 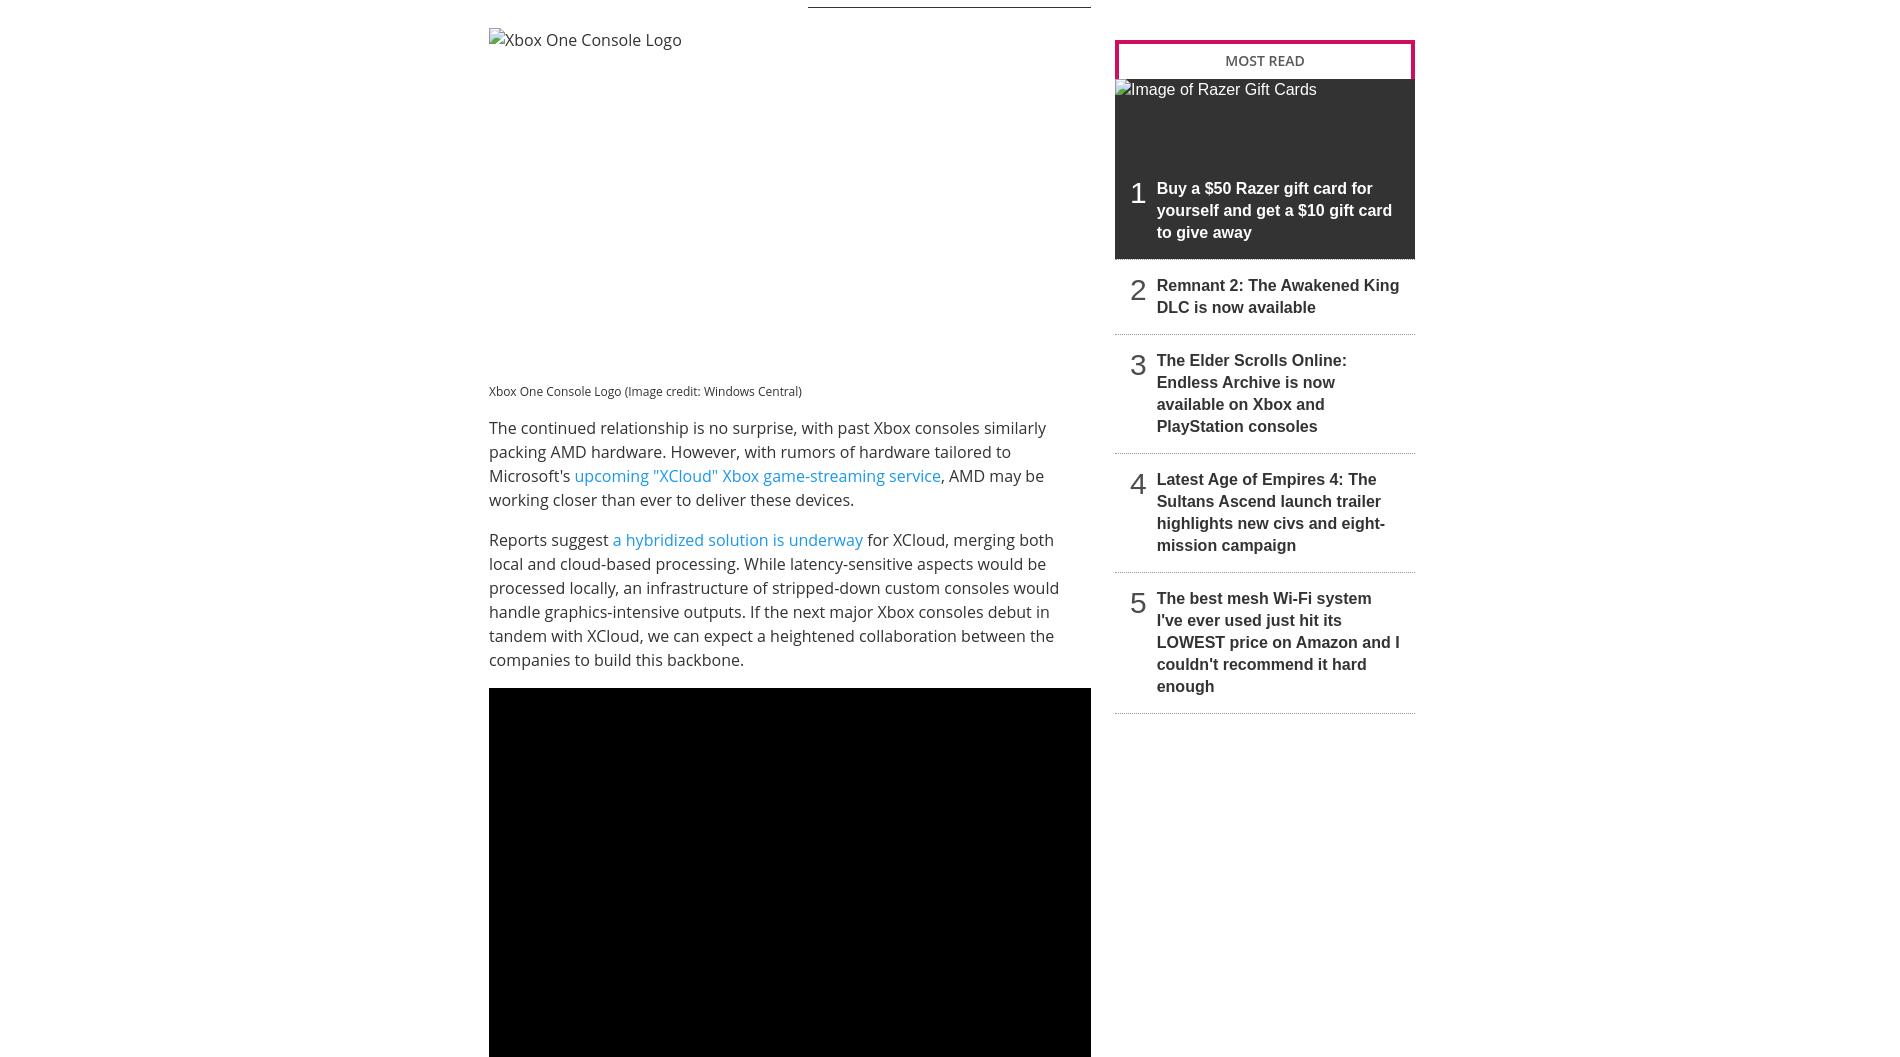 What do you see at coordinates (1276, 641) in the screenshot?
I see `'The best mesh Wi-Fi system I've ever used just hit its LOWEST price on Amazon and I couldn't recommend it hard enough'` at bounding box center [1276, 641].